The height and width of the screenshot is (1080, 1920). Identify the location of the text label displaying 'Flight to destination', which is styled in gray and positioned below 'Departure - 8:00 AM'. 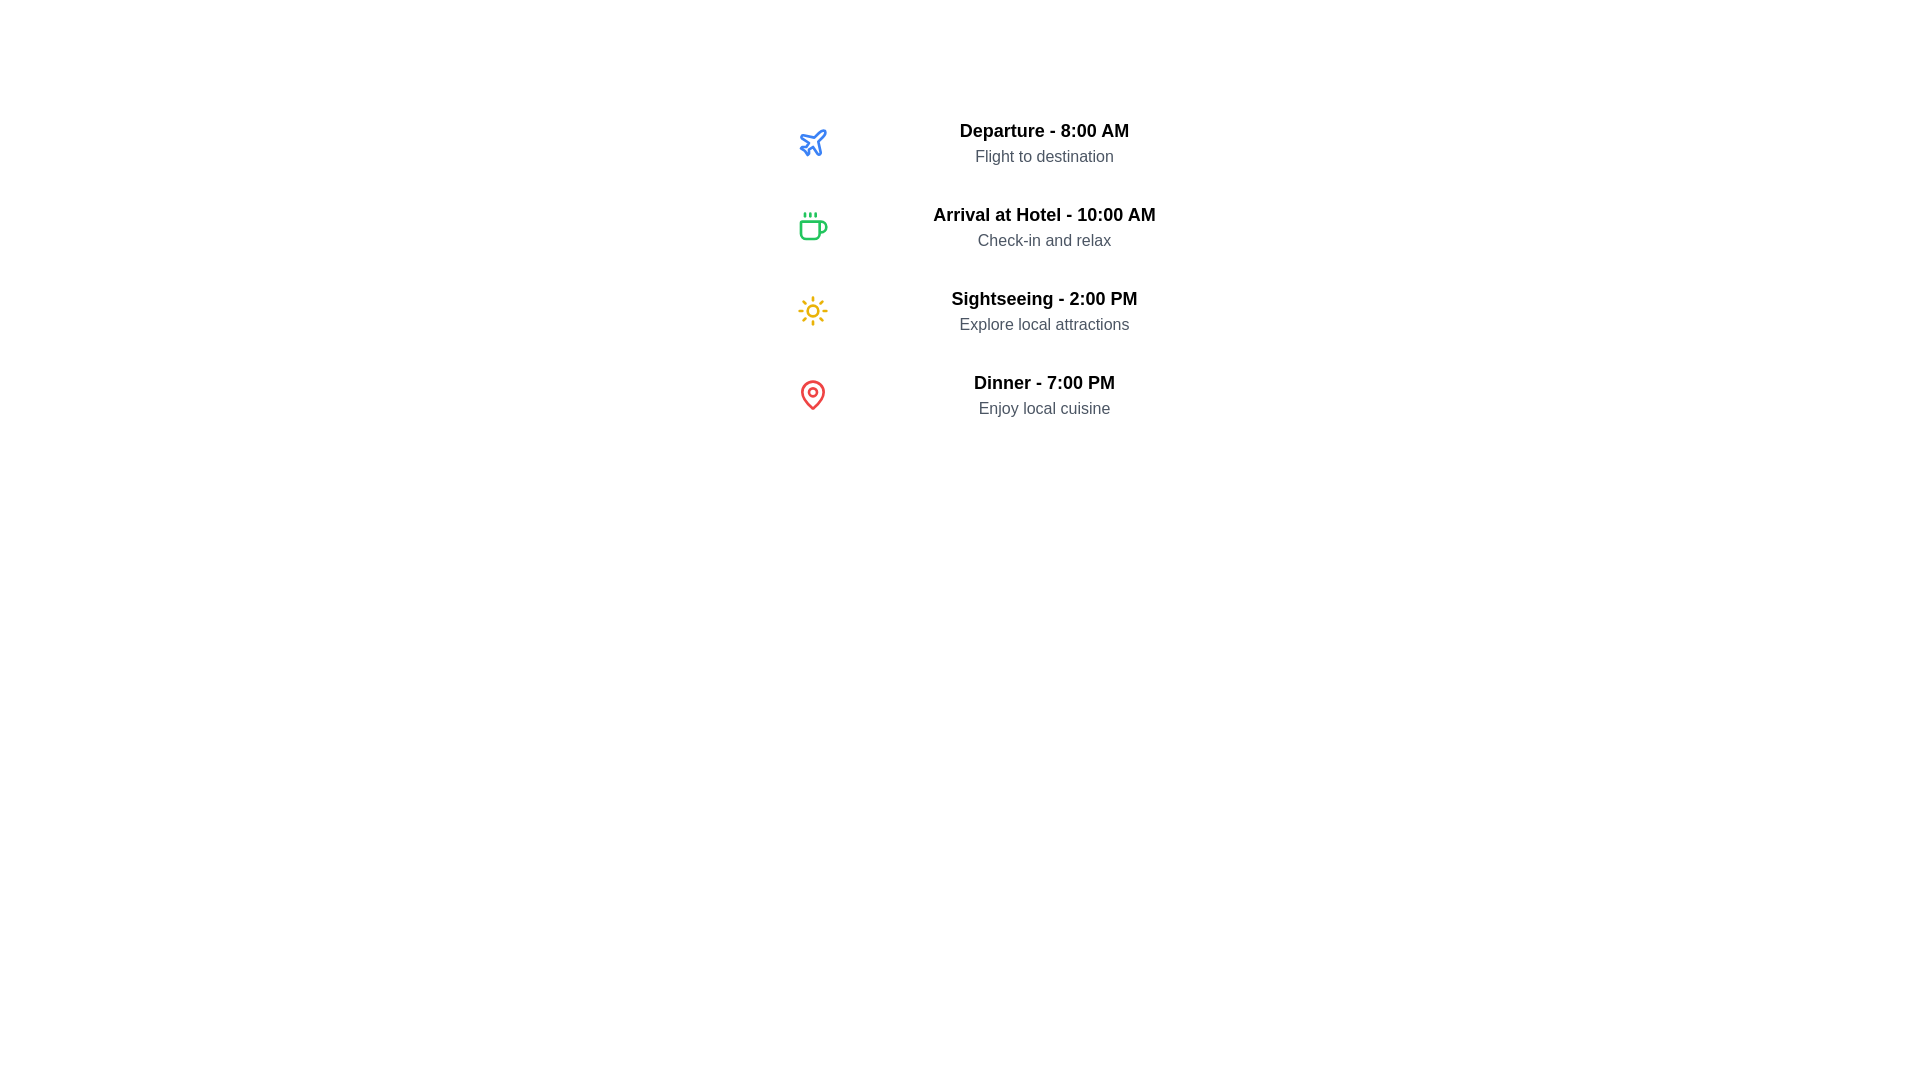
(1043, 156).